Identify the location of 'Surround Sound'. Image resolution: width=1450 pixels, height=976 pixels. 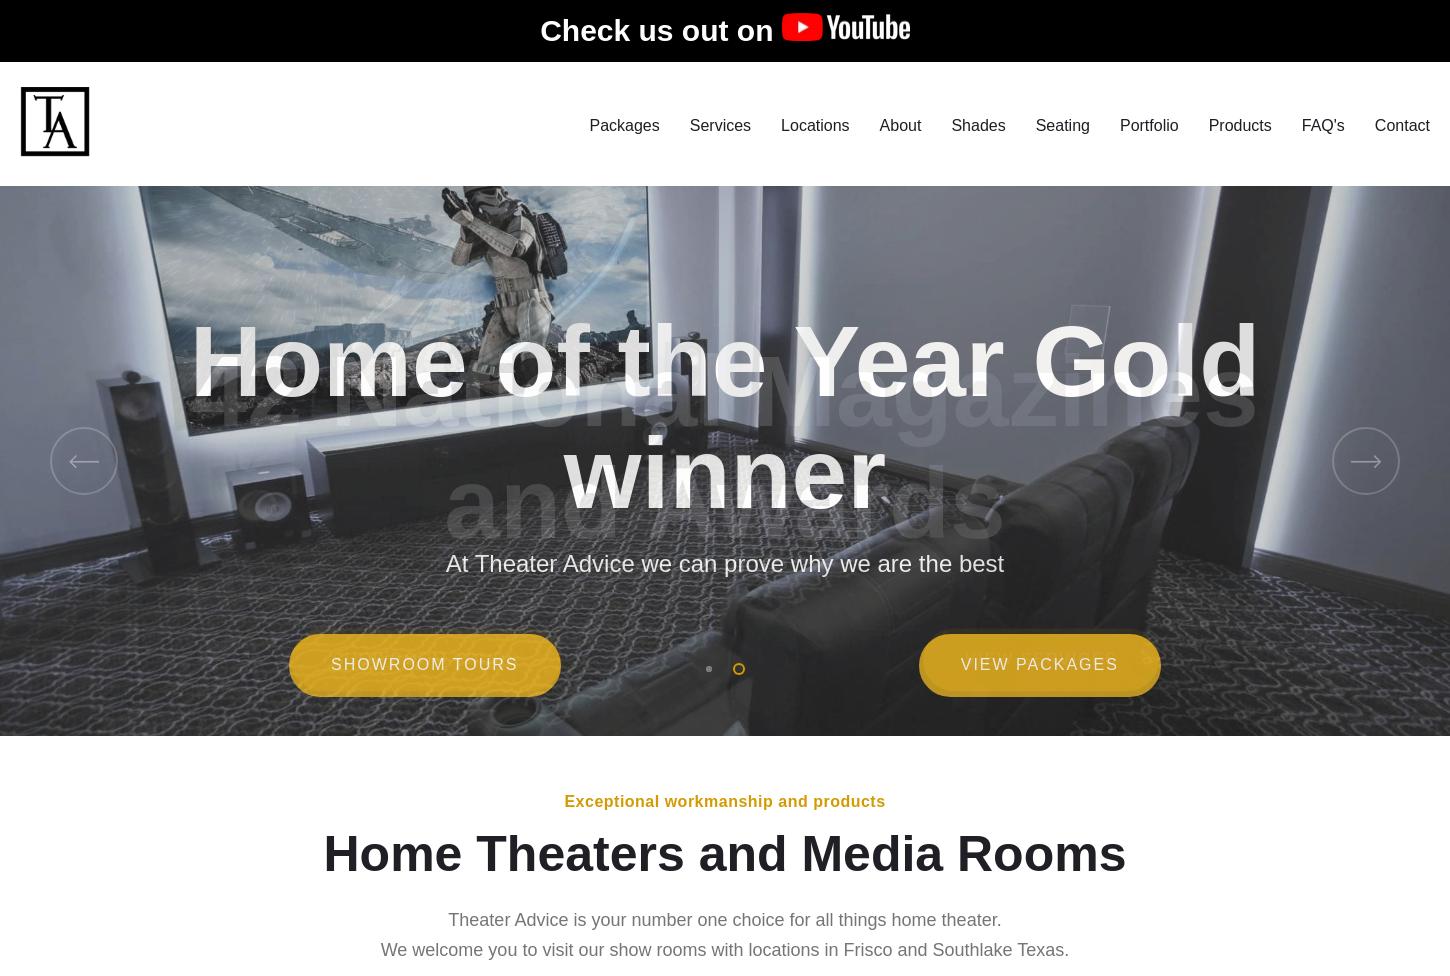
(769, 253).